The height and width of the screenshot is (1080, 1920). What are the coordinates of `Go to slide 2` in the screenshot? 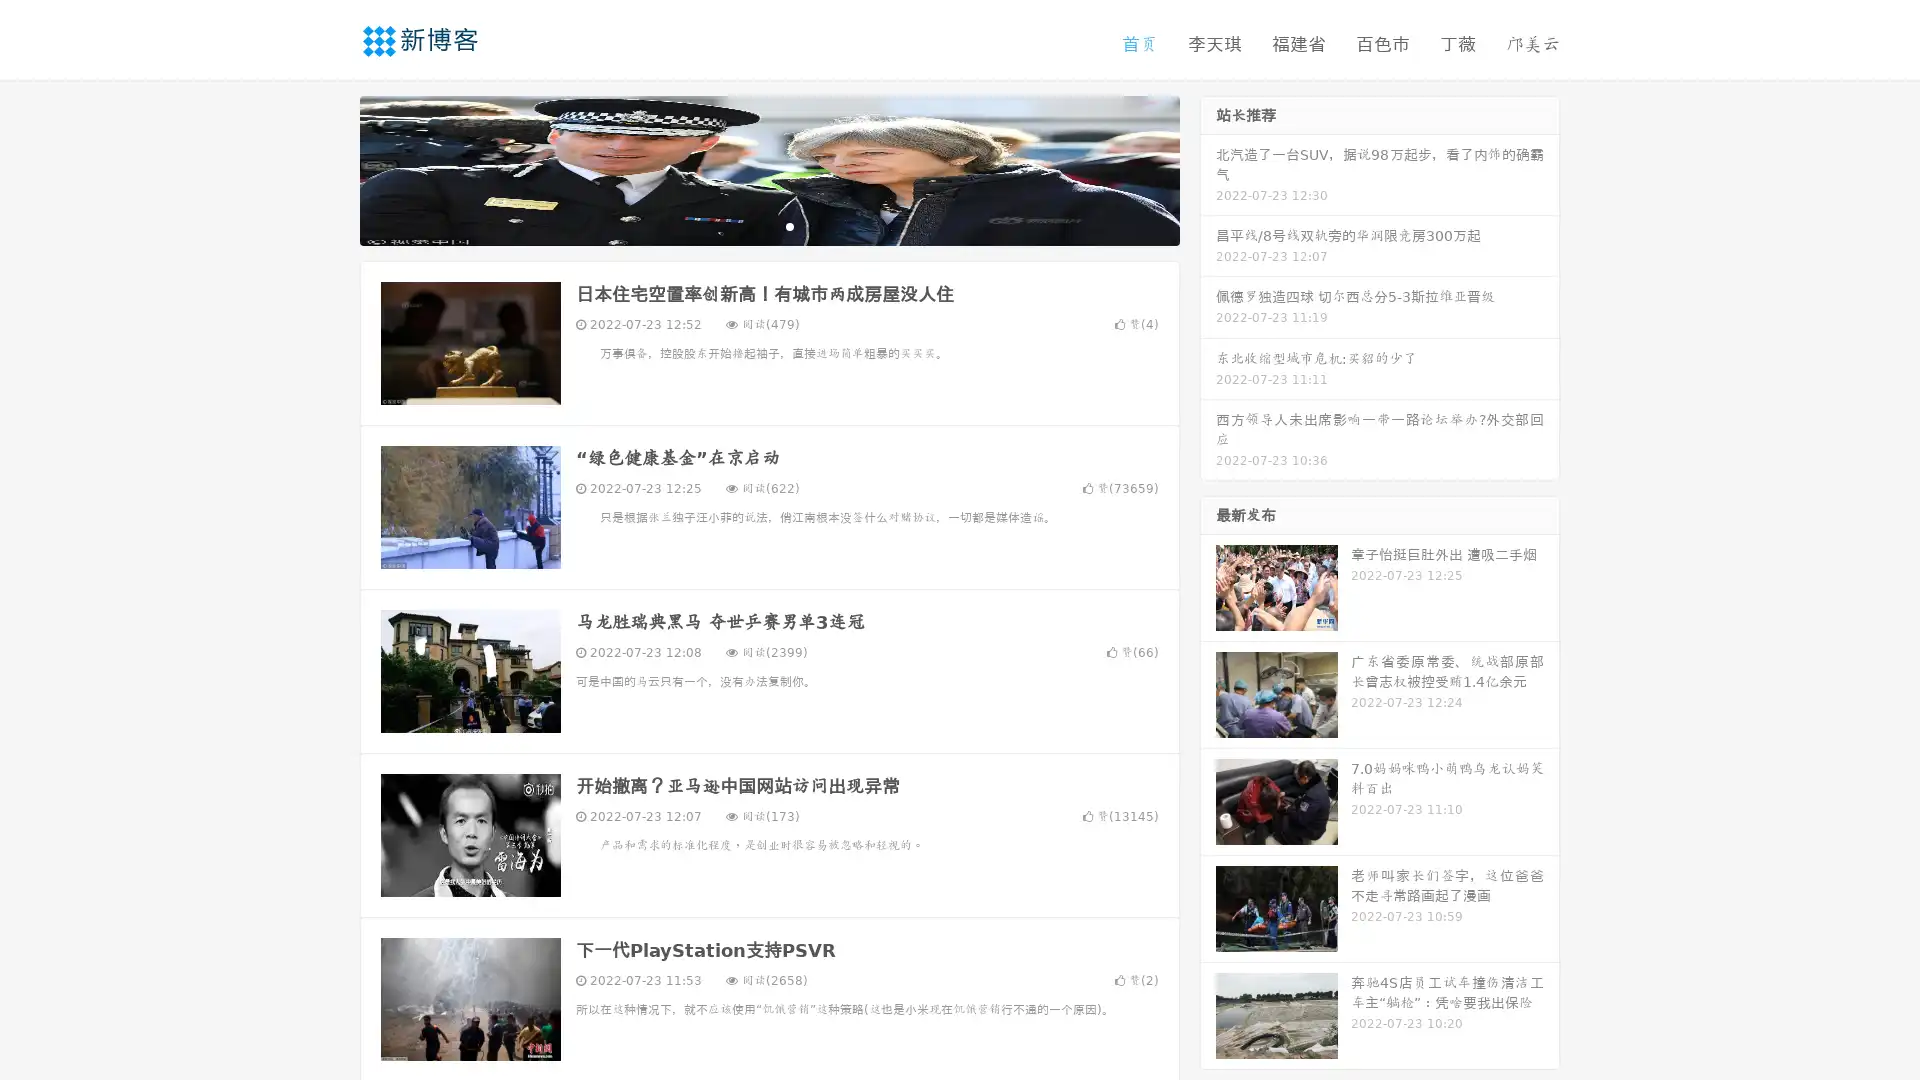 It's located at (768, 225).